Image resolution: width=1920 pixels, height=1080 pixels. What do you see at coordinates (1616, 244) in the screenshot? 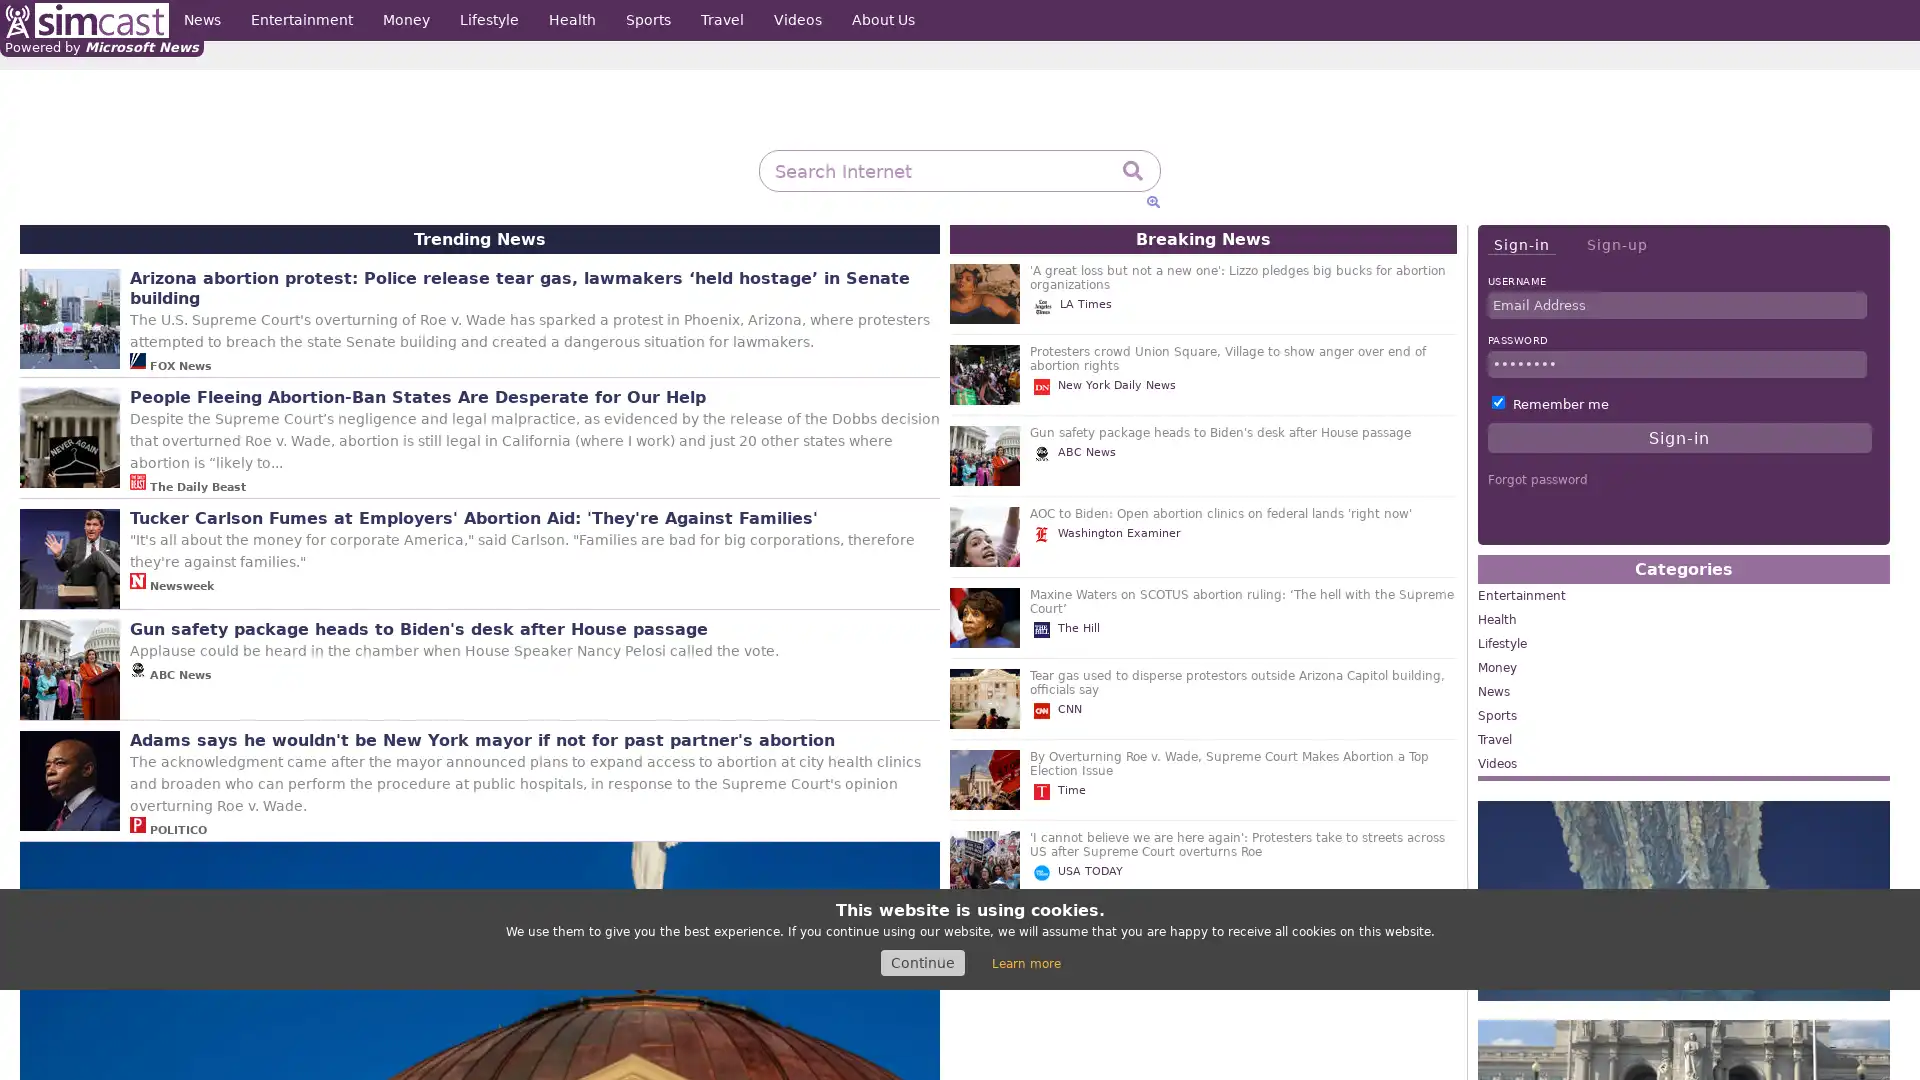
I see `Sign-up` at bounding box center [1616, 244].